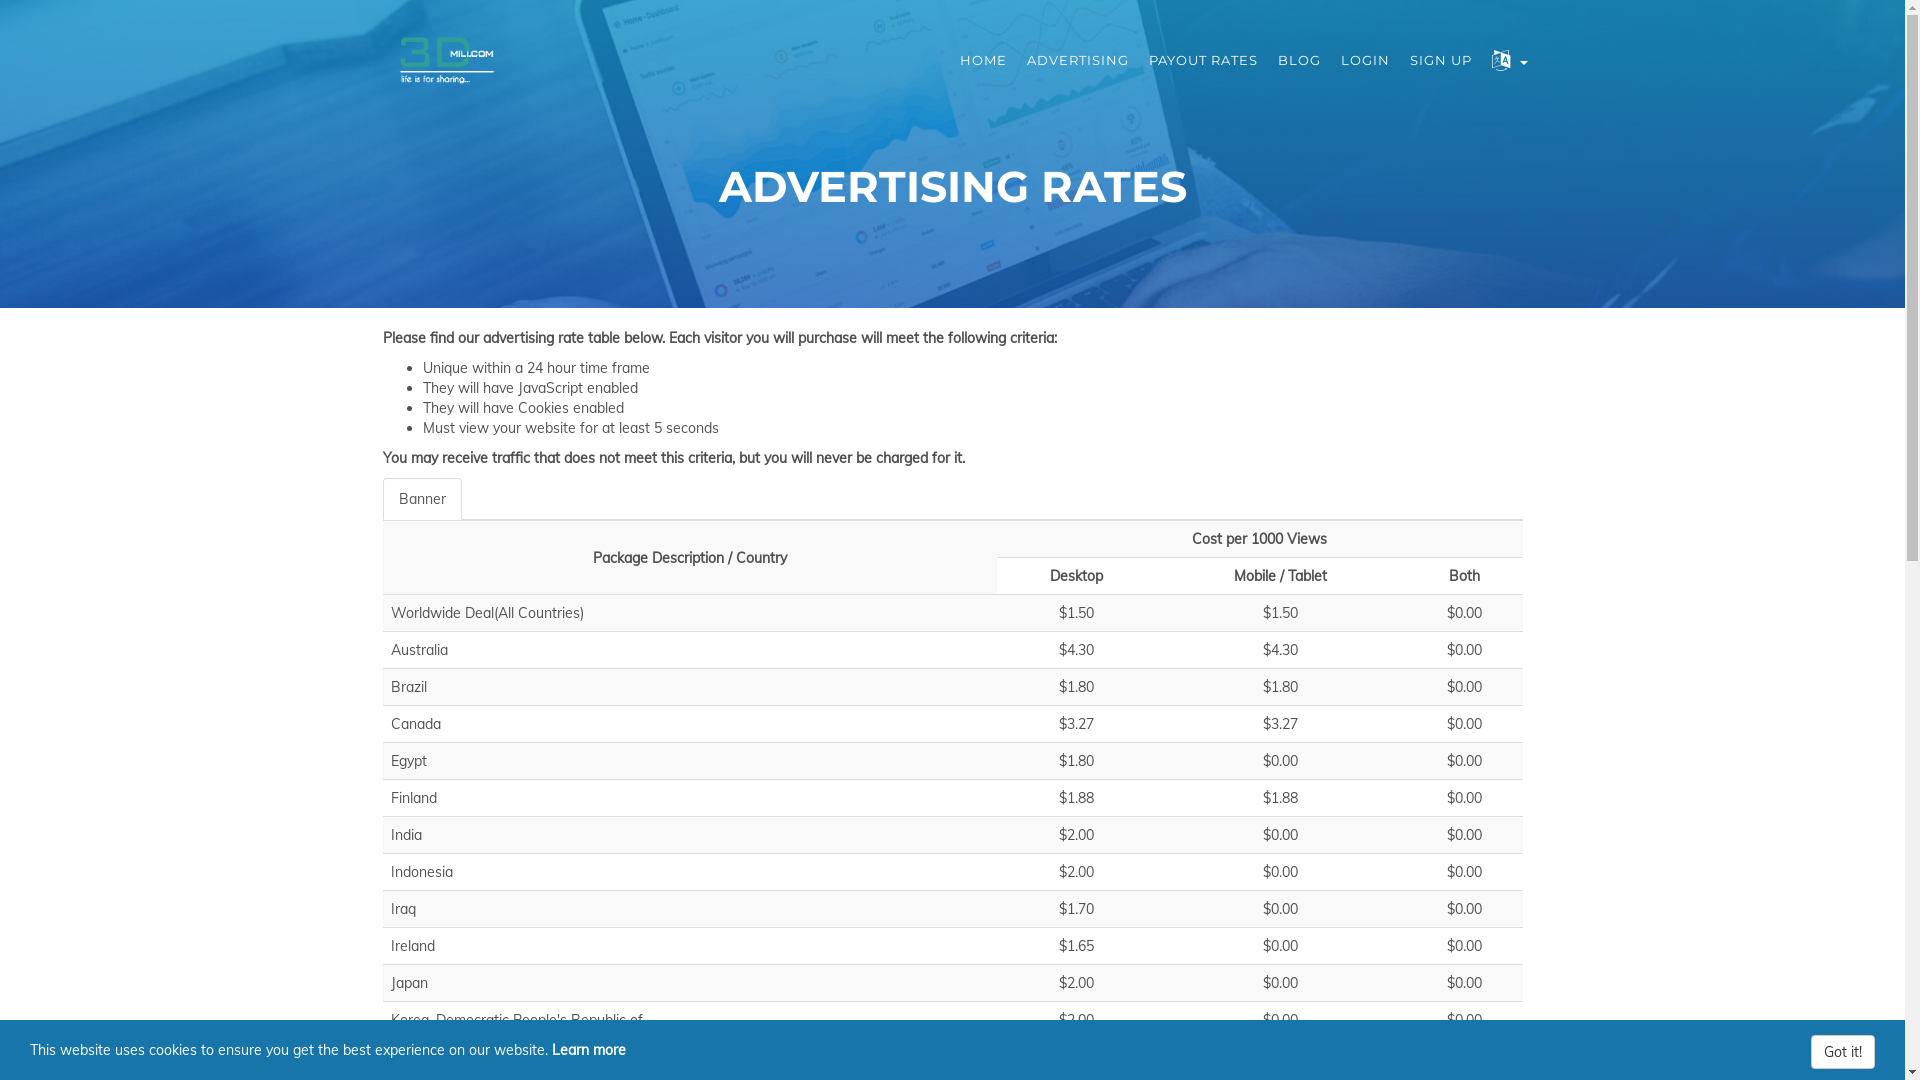  What do you see at coordinates (983, 59) in the screenshot?
I see `'HOME'` at bounding box center [983, 59].